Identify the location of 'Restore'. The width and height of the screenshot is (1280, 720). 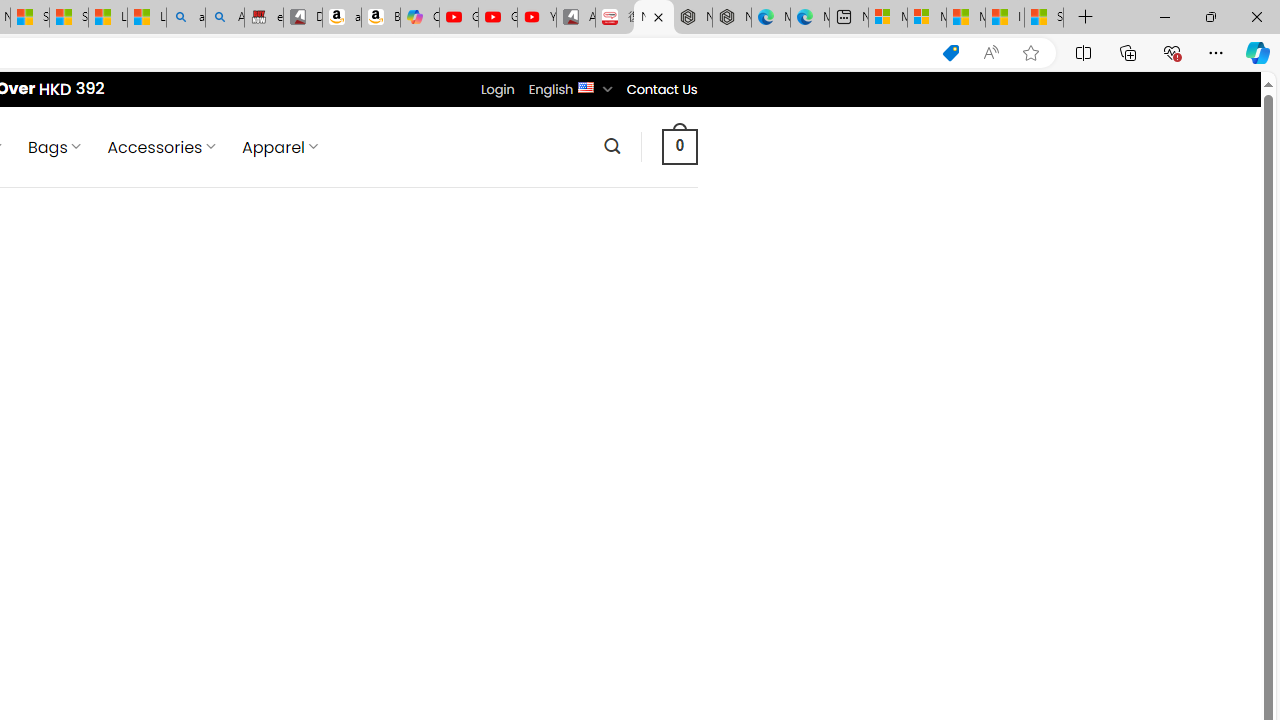
(1209, 16).